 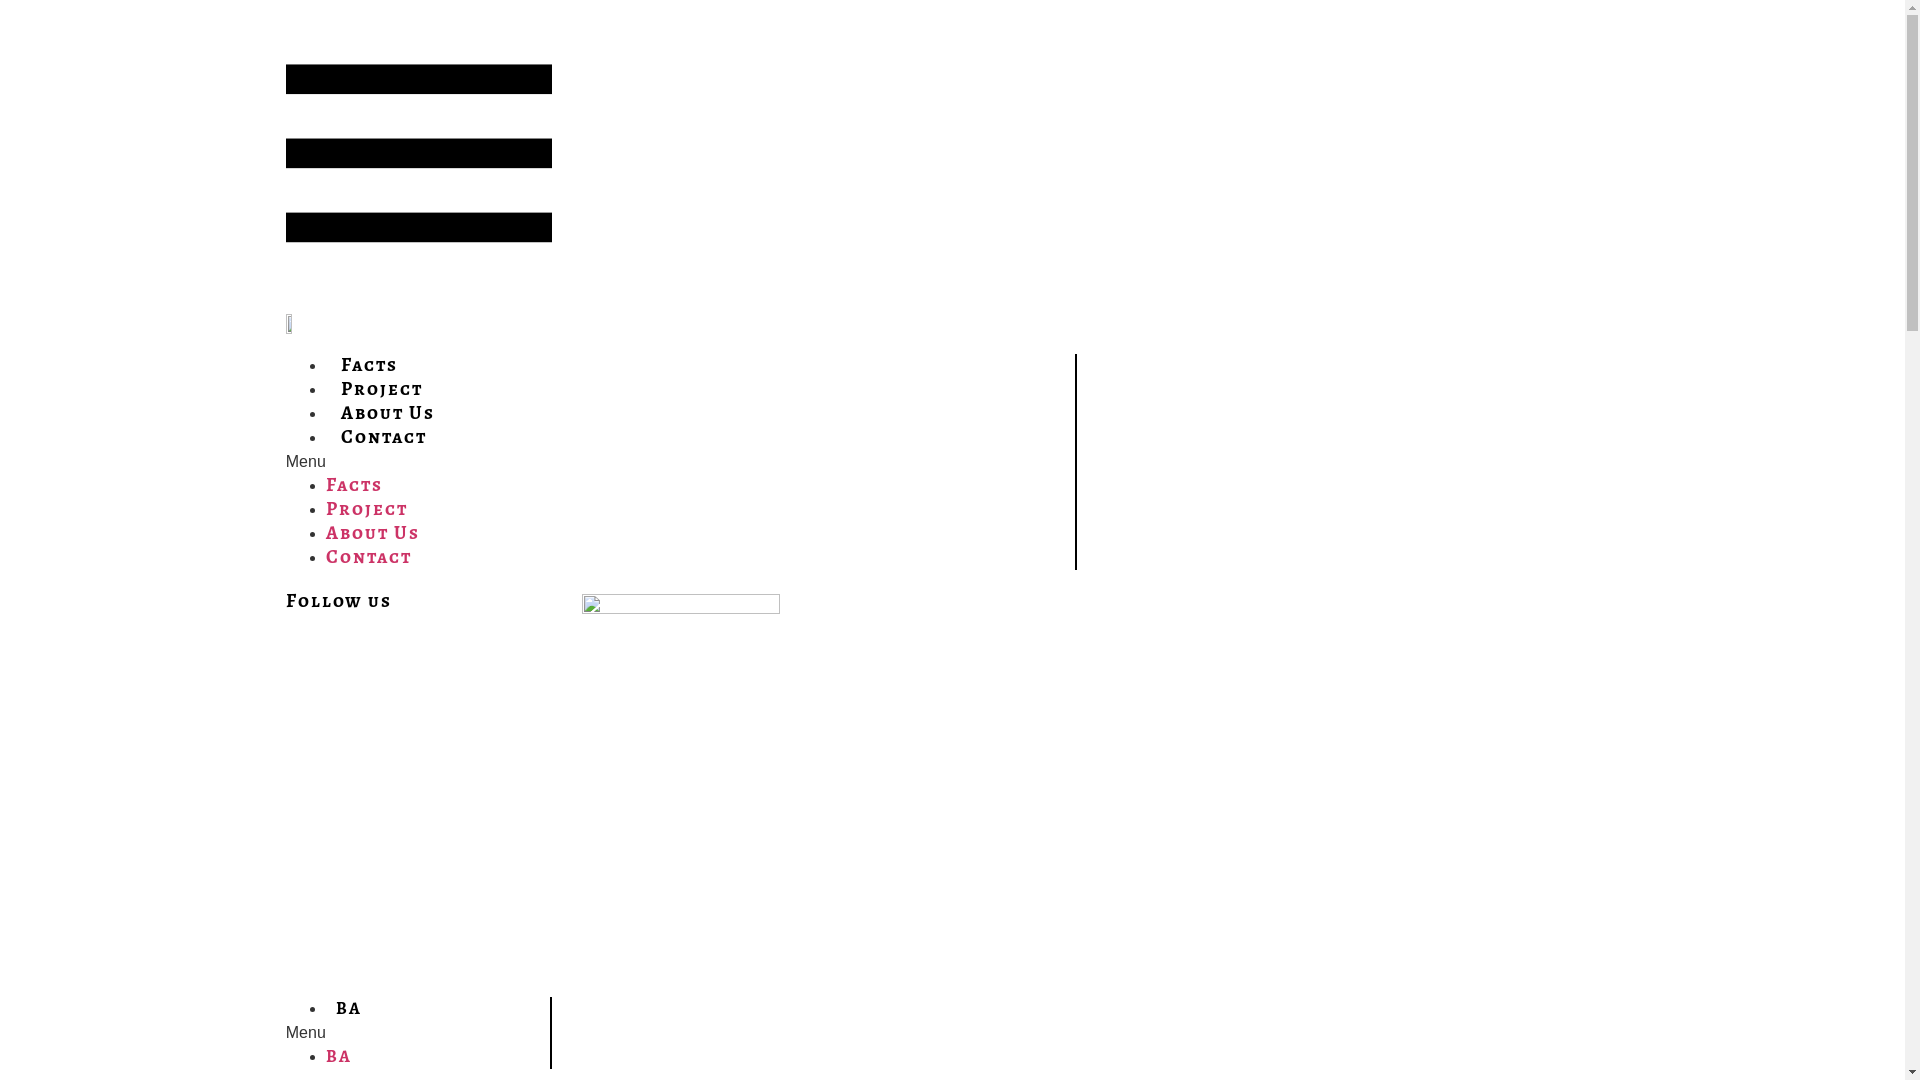 I want to click on 'Contact', so click(x=384, y=435).